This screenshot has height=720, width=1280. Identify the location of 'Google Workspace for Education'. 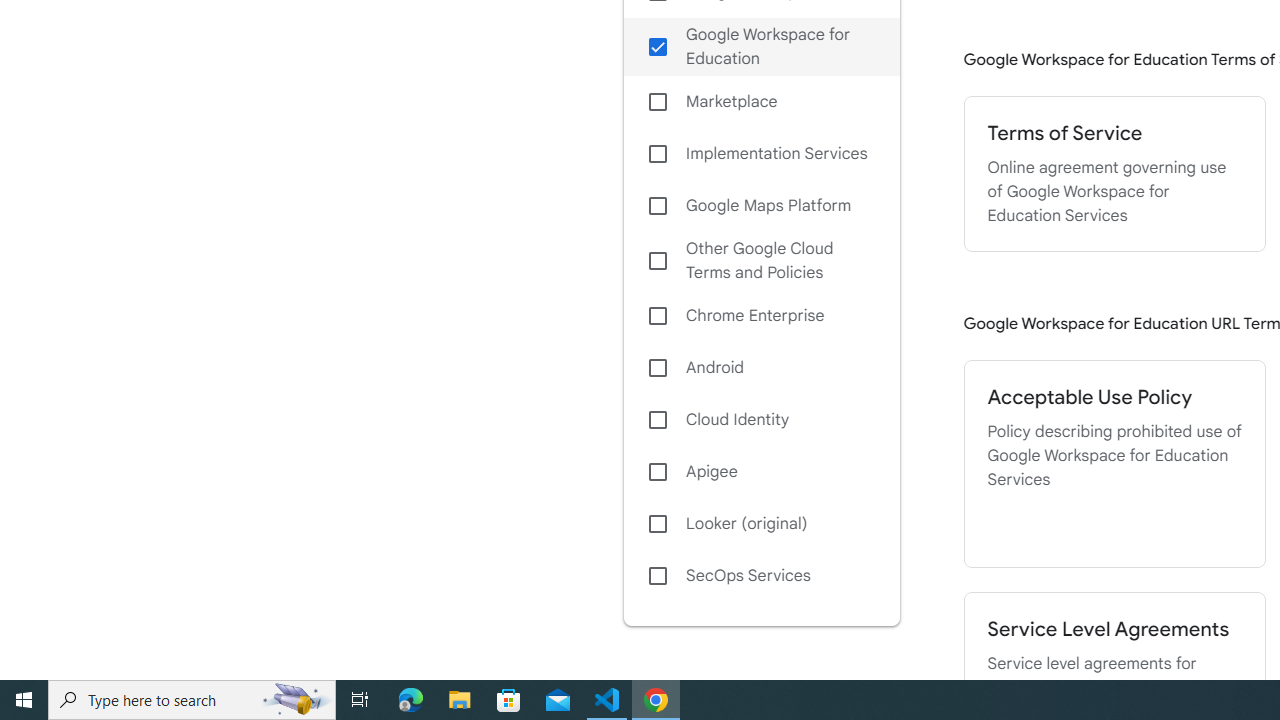
(760, 46).